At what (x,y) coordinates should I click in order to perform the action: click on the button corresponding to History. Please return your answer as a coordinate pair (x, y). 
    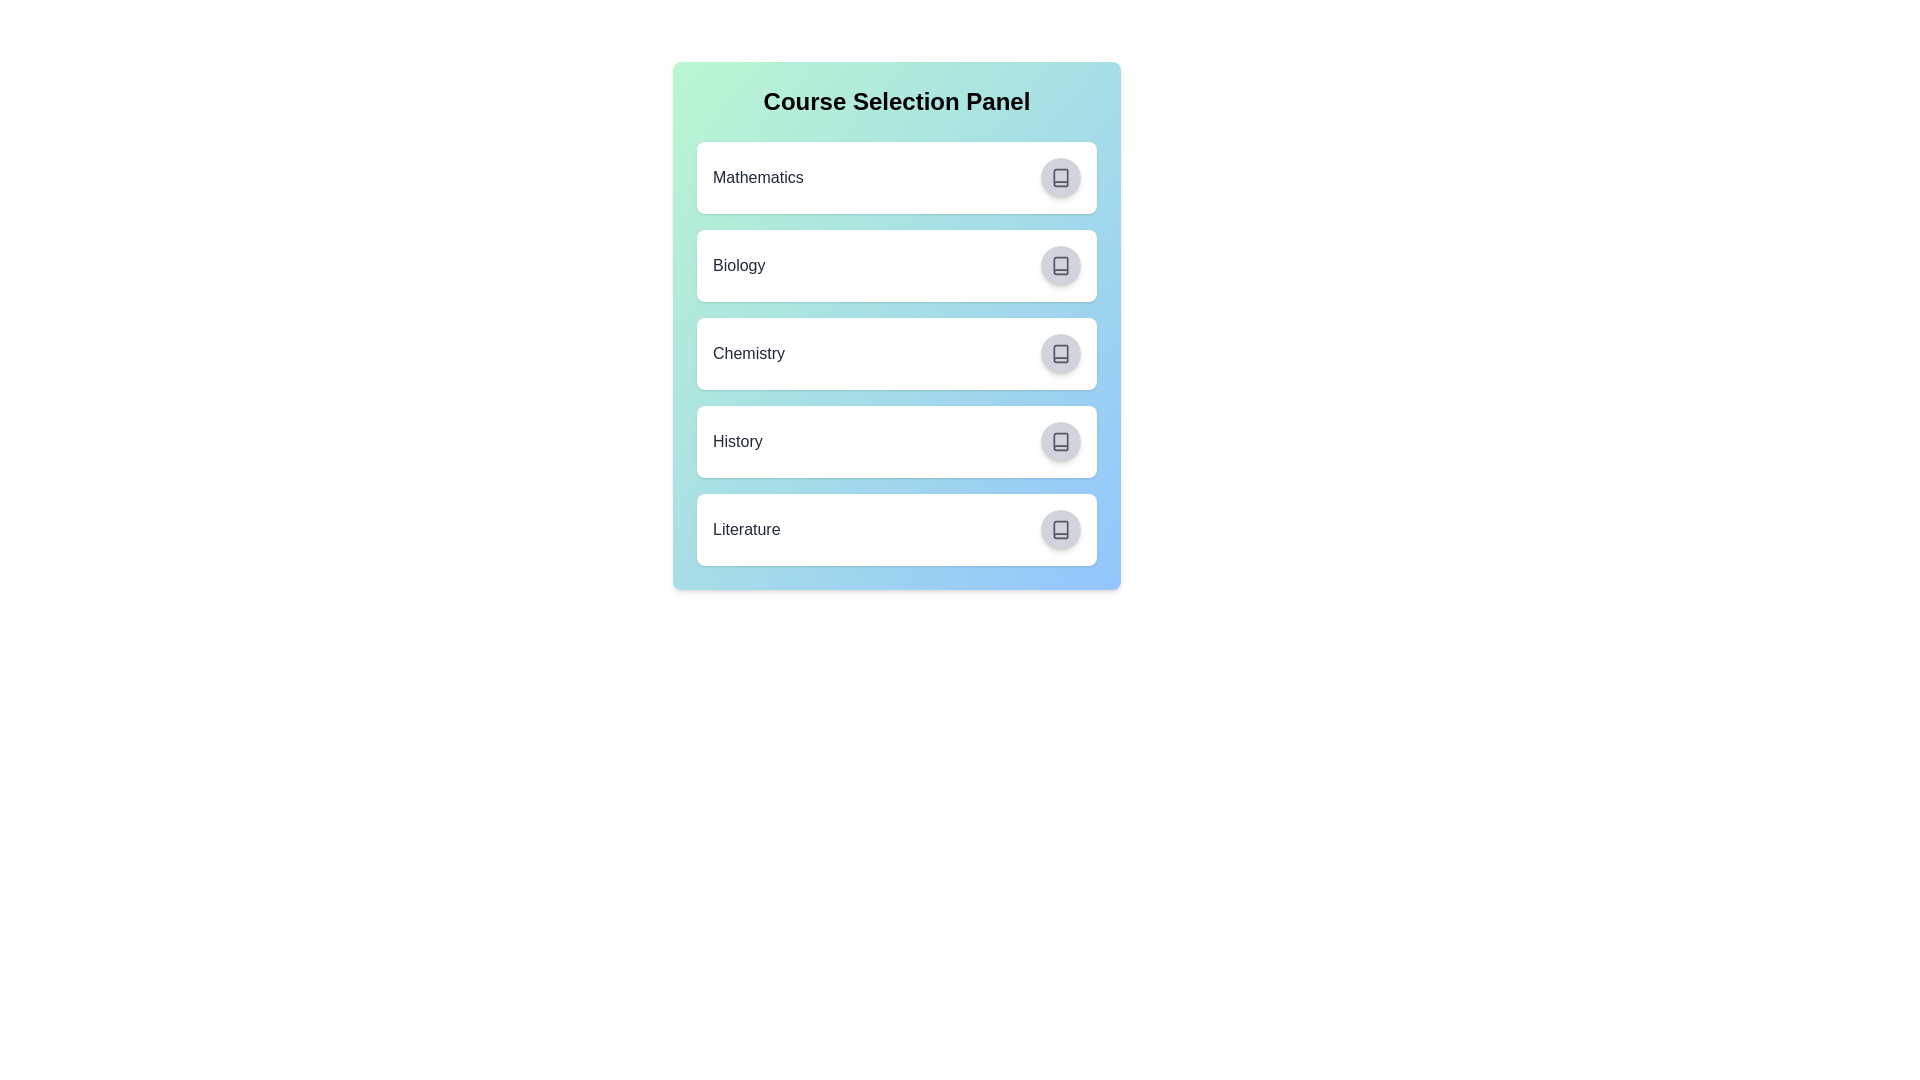
    Looking at the image, I should click on (1059, 441).